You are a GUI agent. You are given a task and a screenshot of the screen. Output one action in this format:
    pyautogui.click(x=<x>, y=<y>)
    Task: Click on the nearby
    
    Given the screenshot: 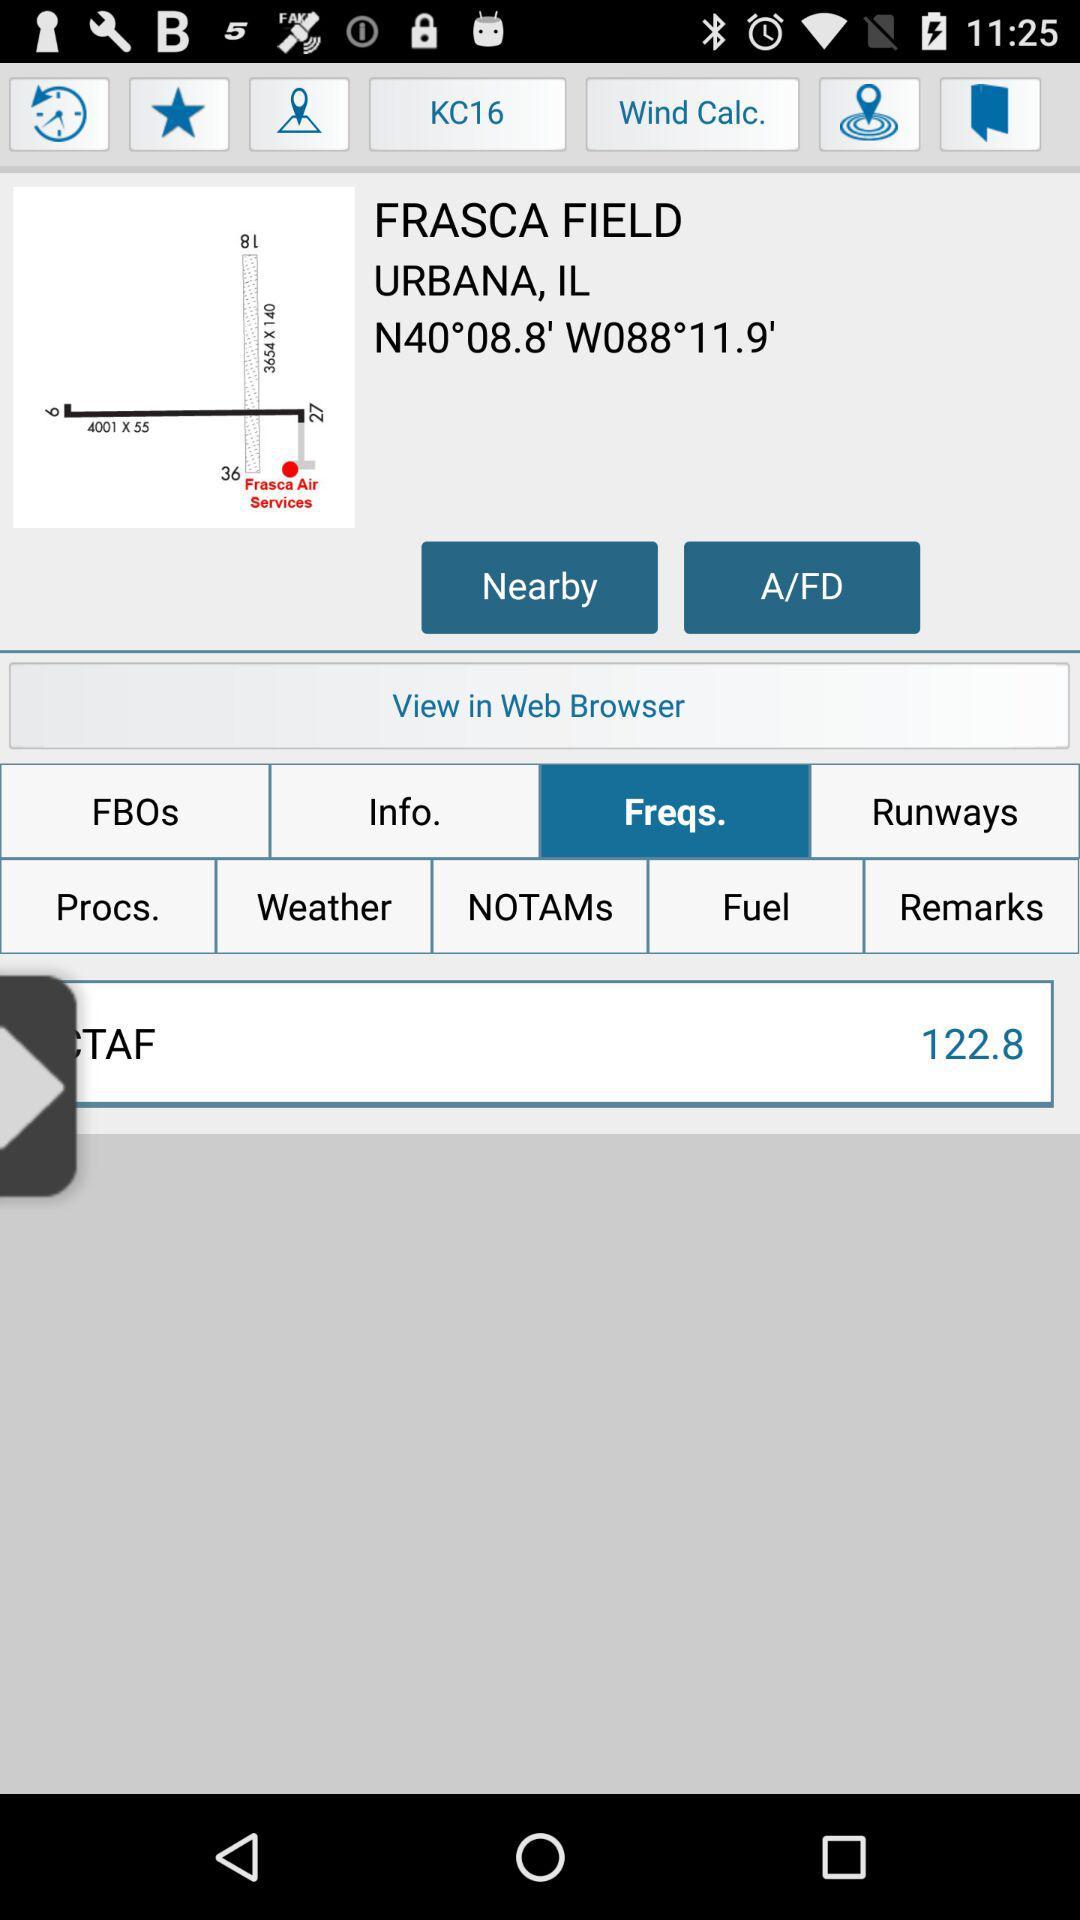 What is the action you would take?
    pyautogui.click(x=538, y=586)
    